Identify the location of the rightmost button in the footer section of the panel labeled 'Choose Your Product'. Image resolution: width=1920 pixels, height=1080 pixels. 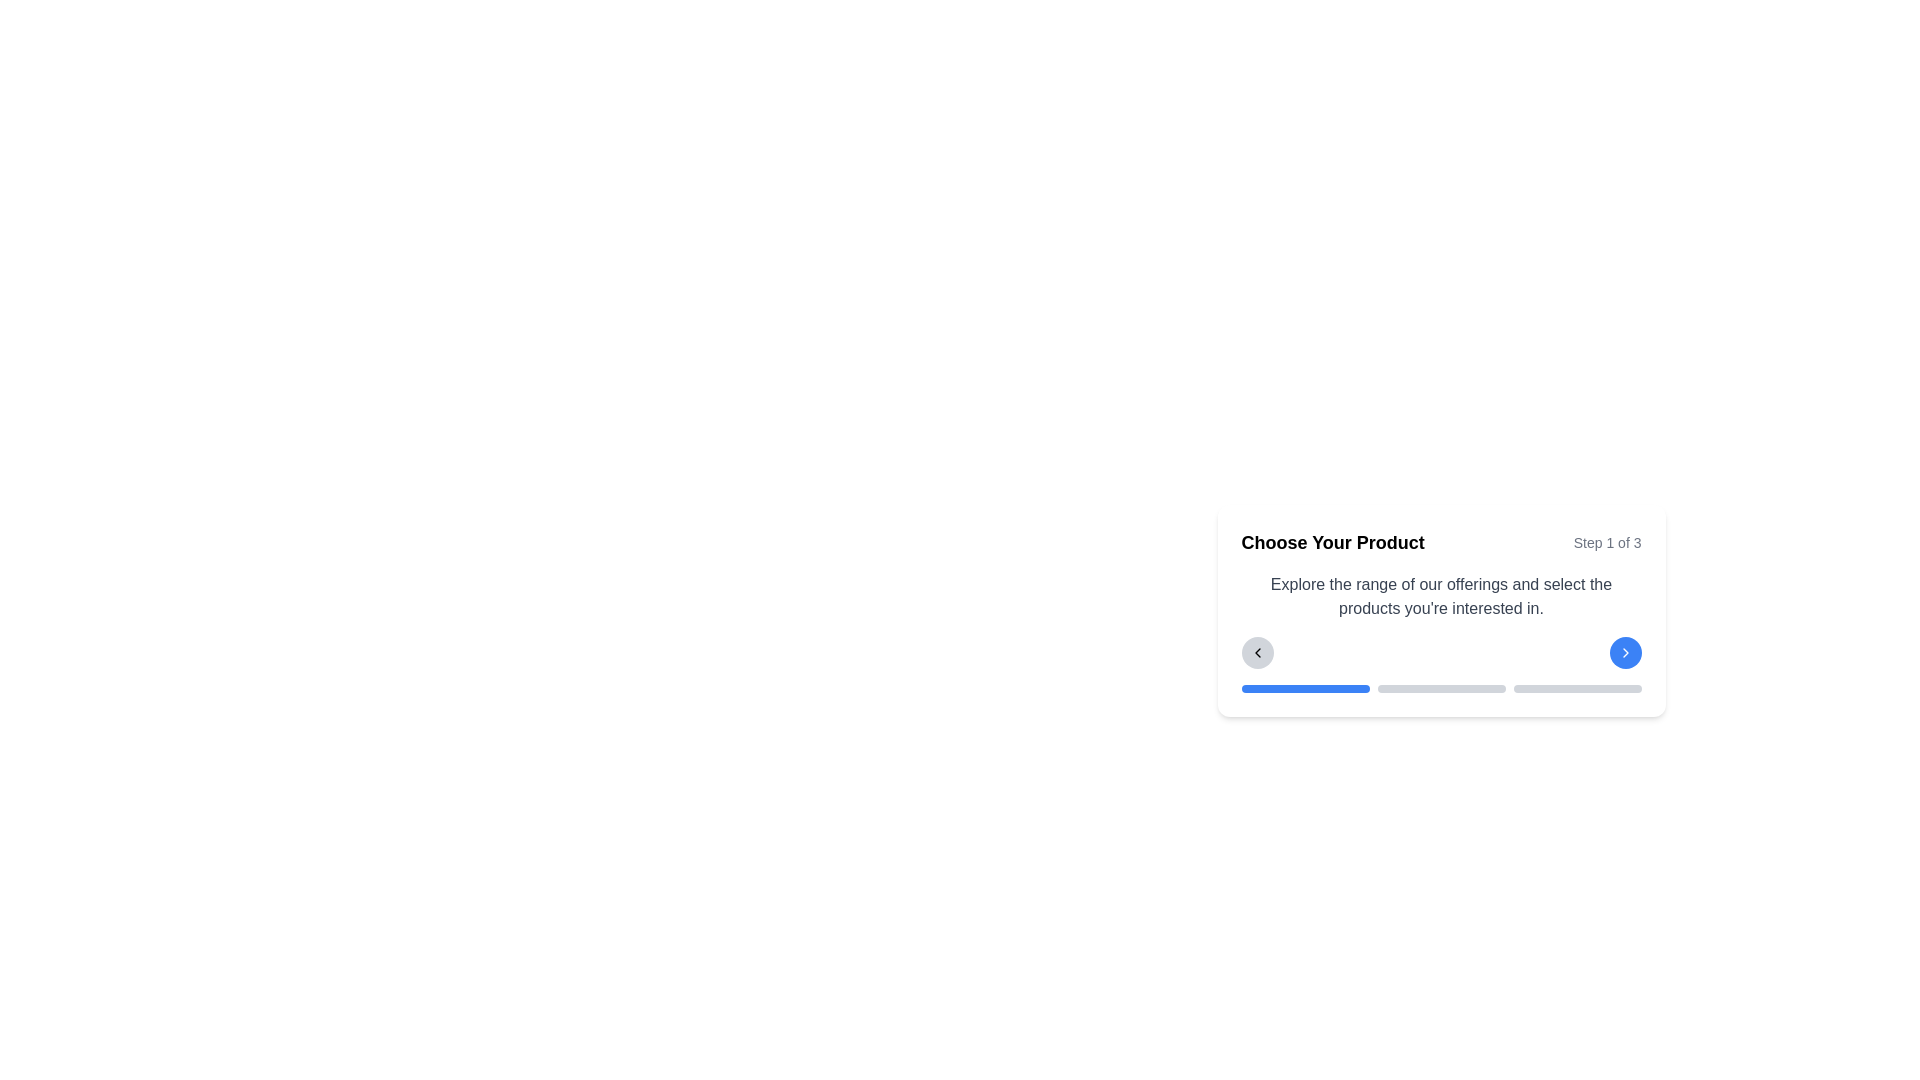
(1625, 652).